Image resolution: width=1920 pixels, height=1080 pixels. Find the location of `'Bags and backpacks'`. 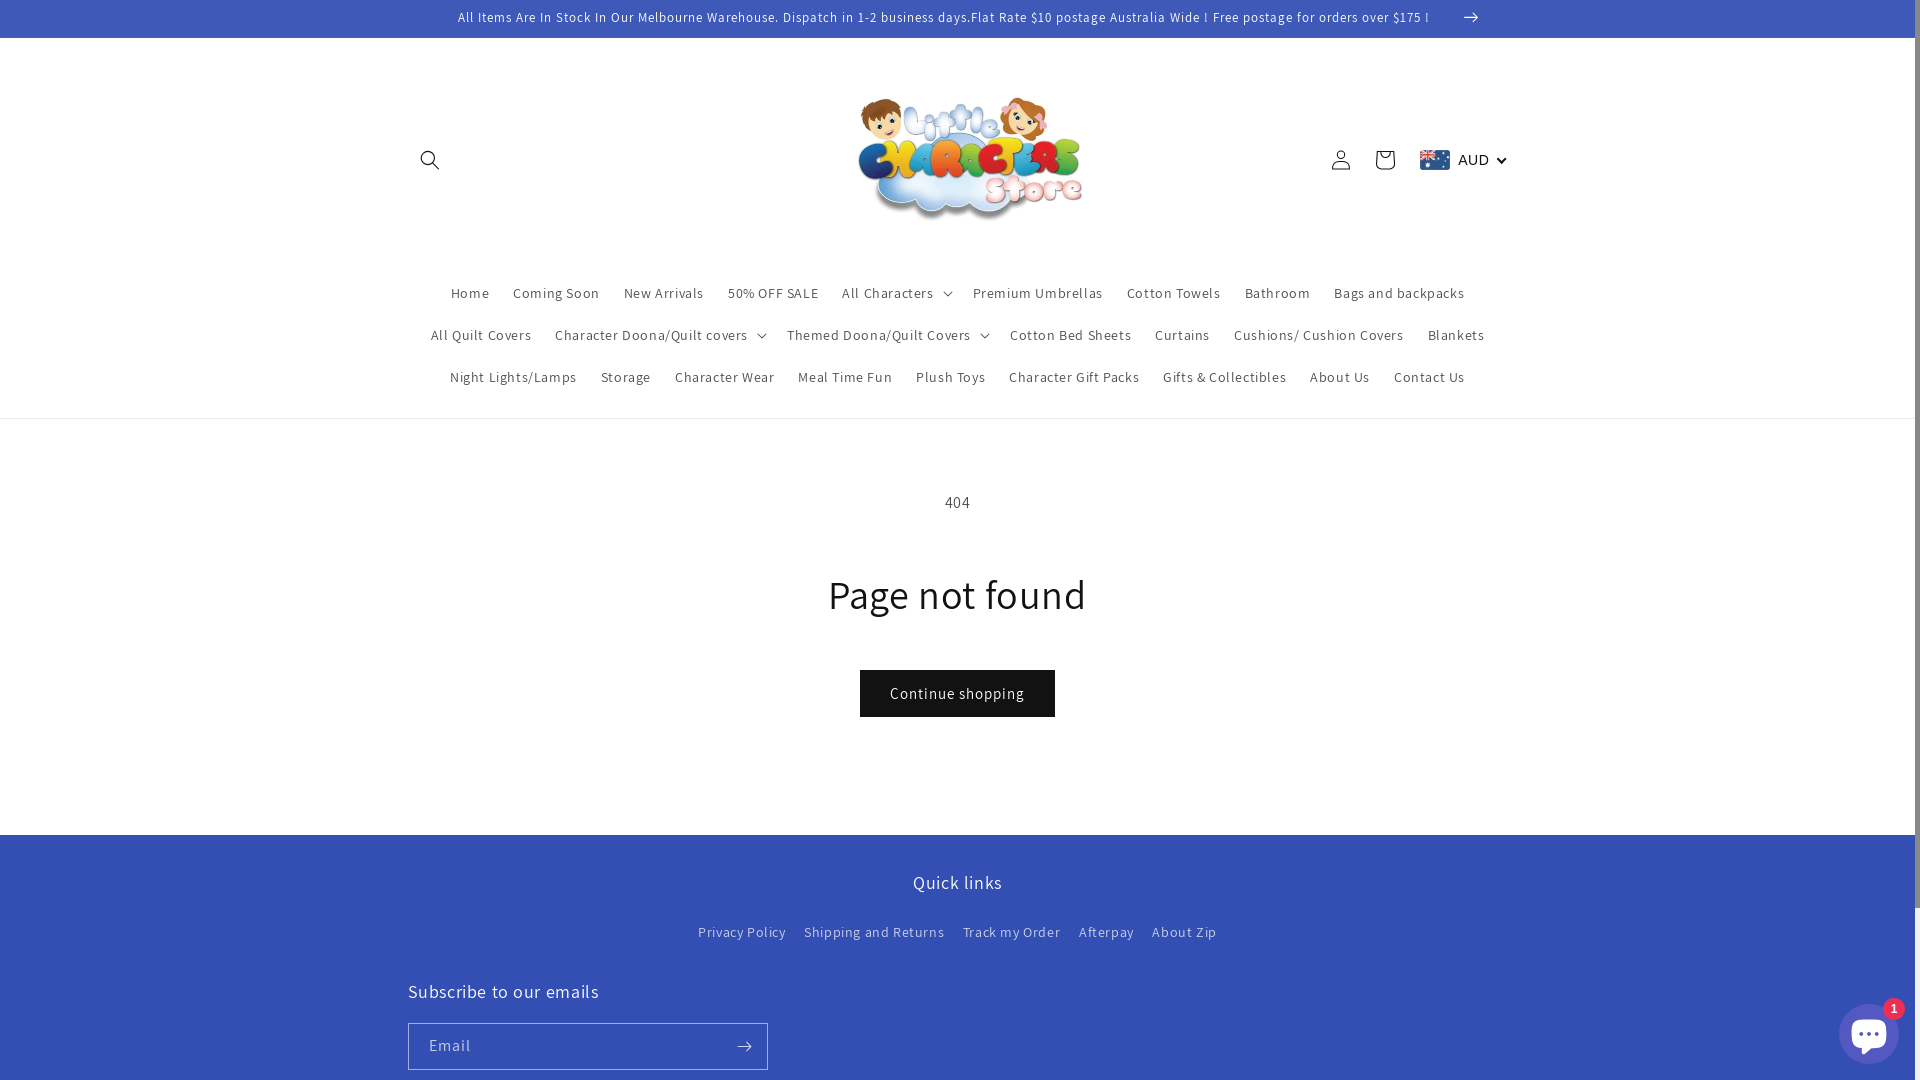

'Bags and backpacks' is located at coordinates (1397, 293).